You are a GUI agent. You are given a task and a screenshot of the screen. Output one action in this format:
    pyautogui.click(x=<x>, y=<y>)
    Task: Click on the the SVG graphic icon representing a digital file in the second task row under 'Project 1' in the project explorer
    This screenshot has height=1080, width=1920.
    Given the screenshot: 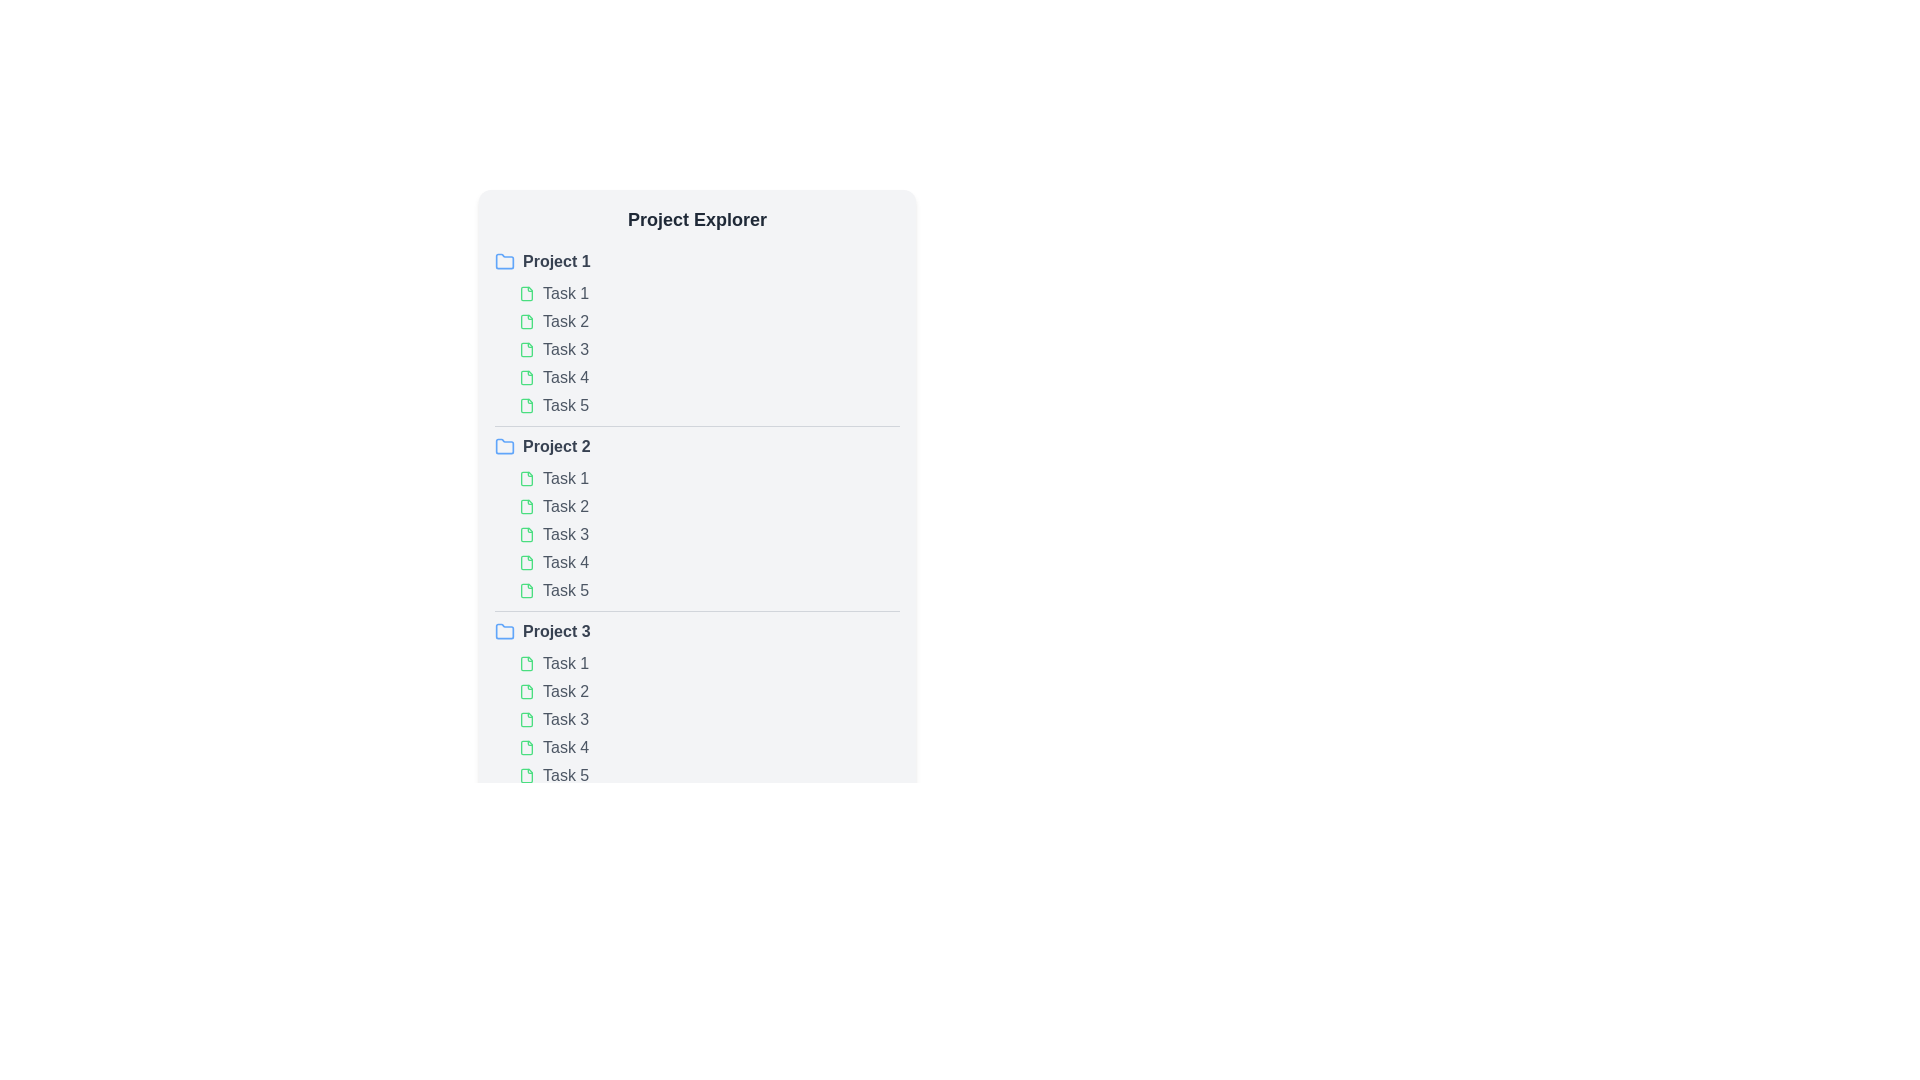 What is the action you would take?
    pyautogui.click(x=527, y=349)
    